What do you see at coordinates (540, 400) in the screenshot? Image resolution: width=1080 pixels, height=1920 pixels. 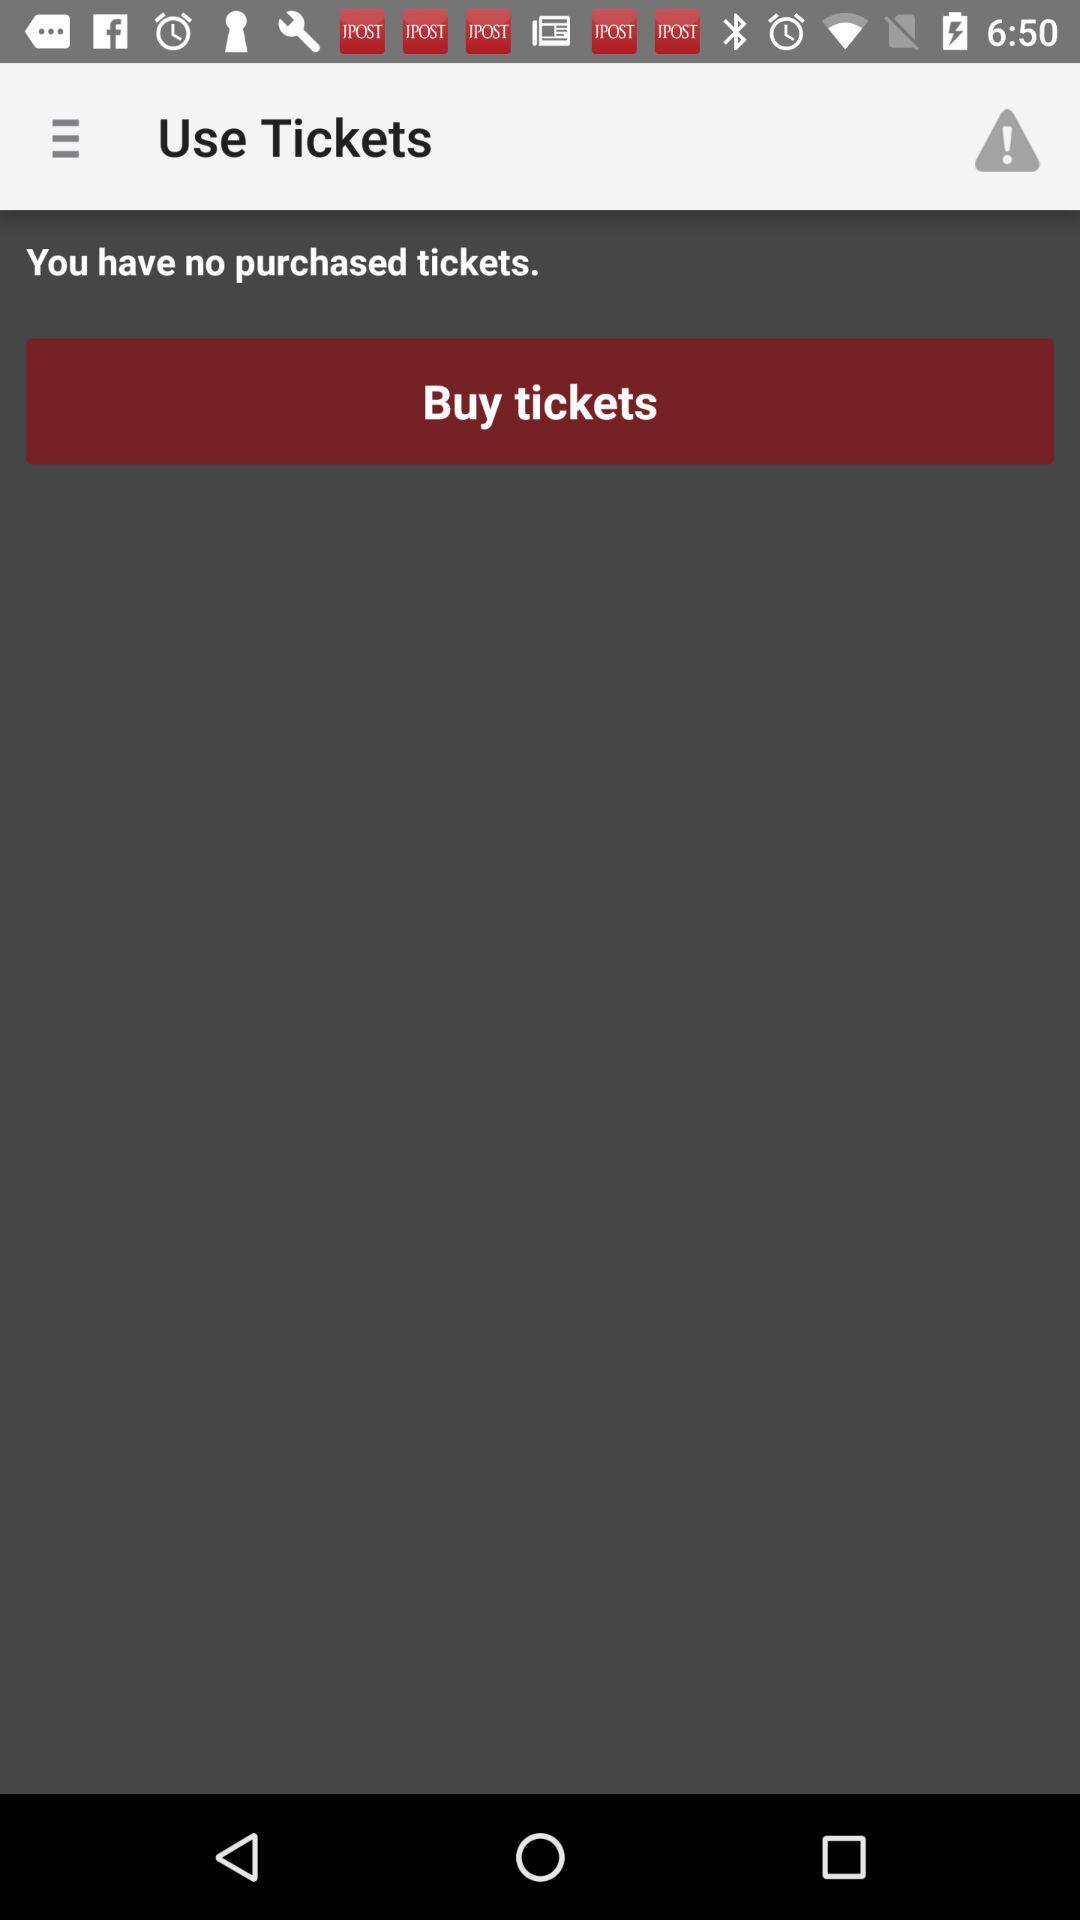 I see `icon below you have no icon` at bounding box center [540, 400].